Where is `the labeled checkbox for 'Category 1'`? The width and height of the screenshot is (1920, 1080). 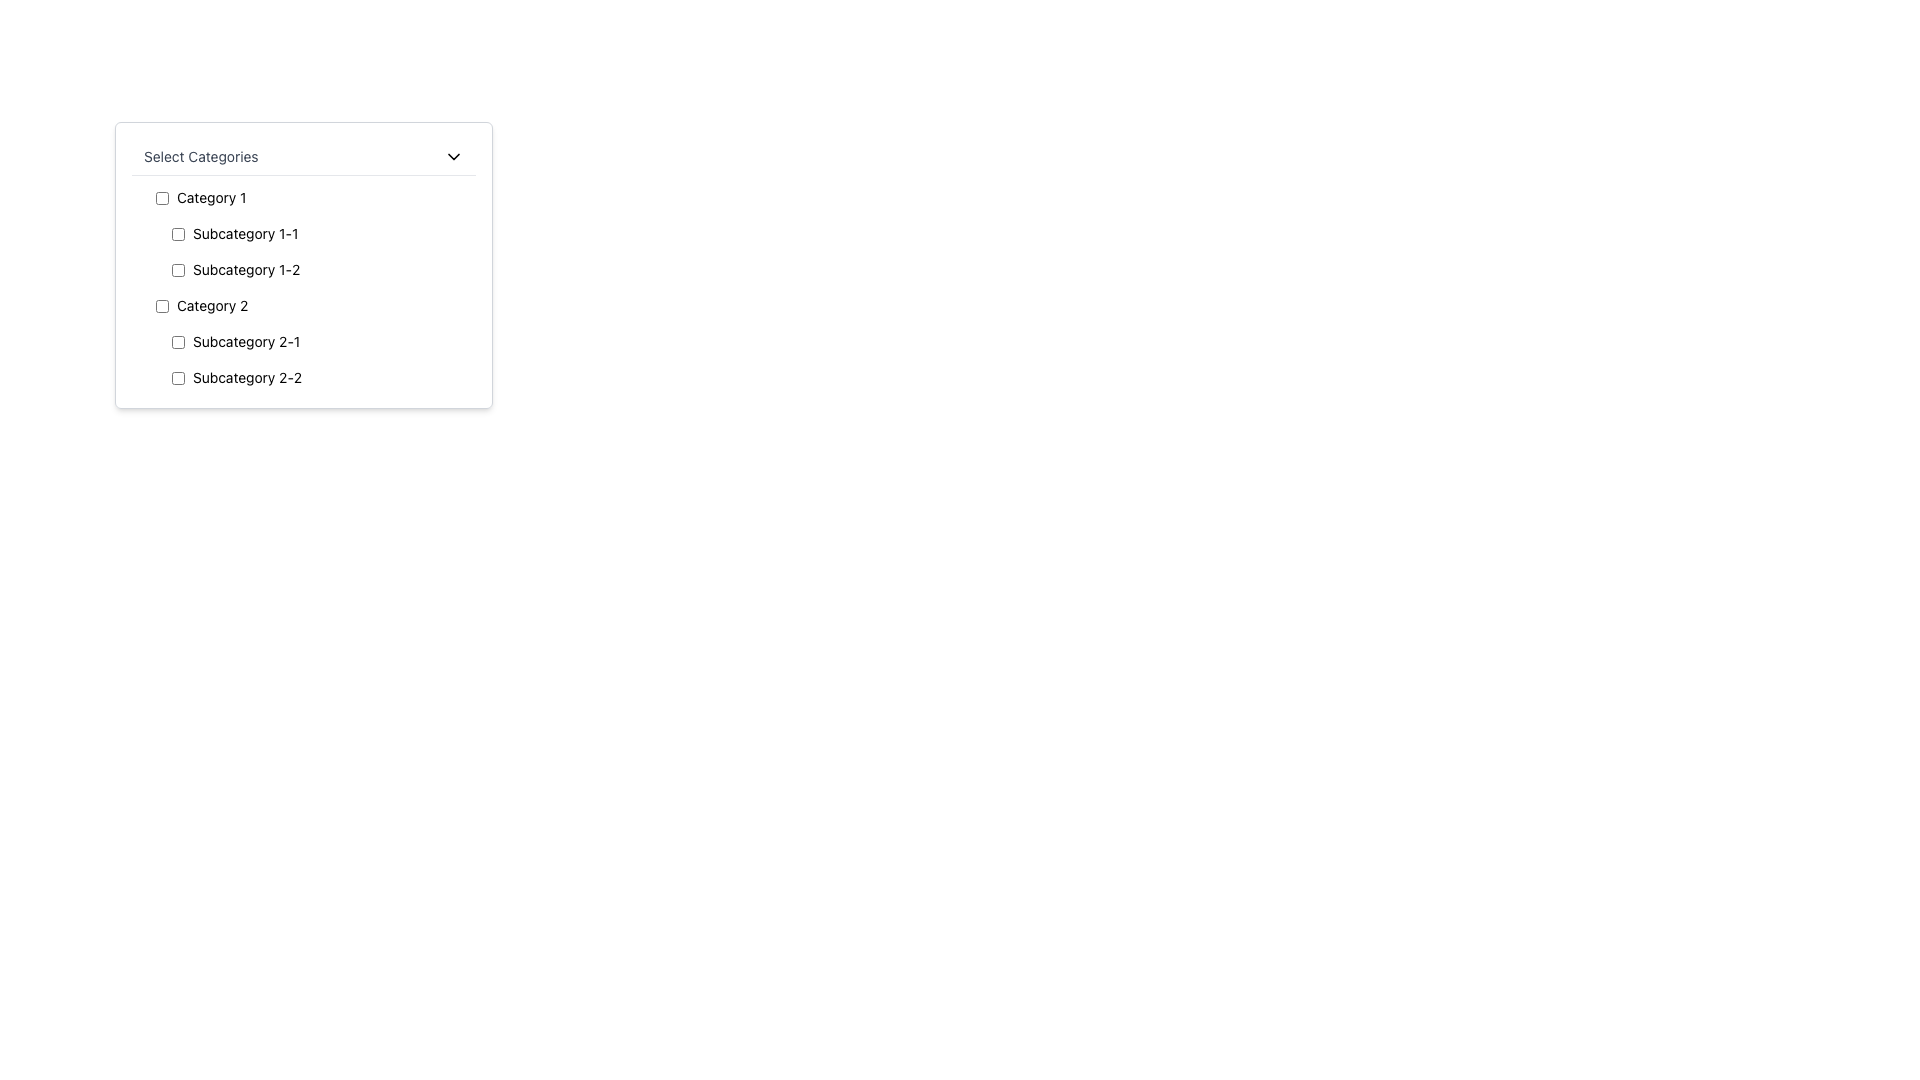
the labeled checkbox for 'Category 1' is located at coordinates (311, 197).